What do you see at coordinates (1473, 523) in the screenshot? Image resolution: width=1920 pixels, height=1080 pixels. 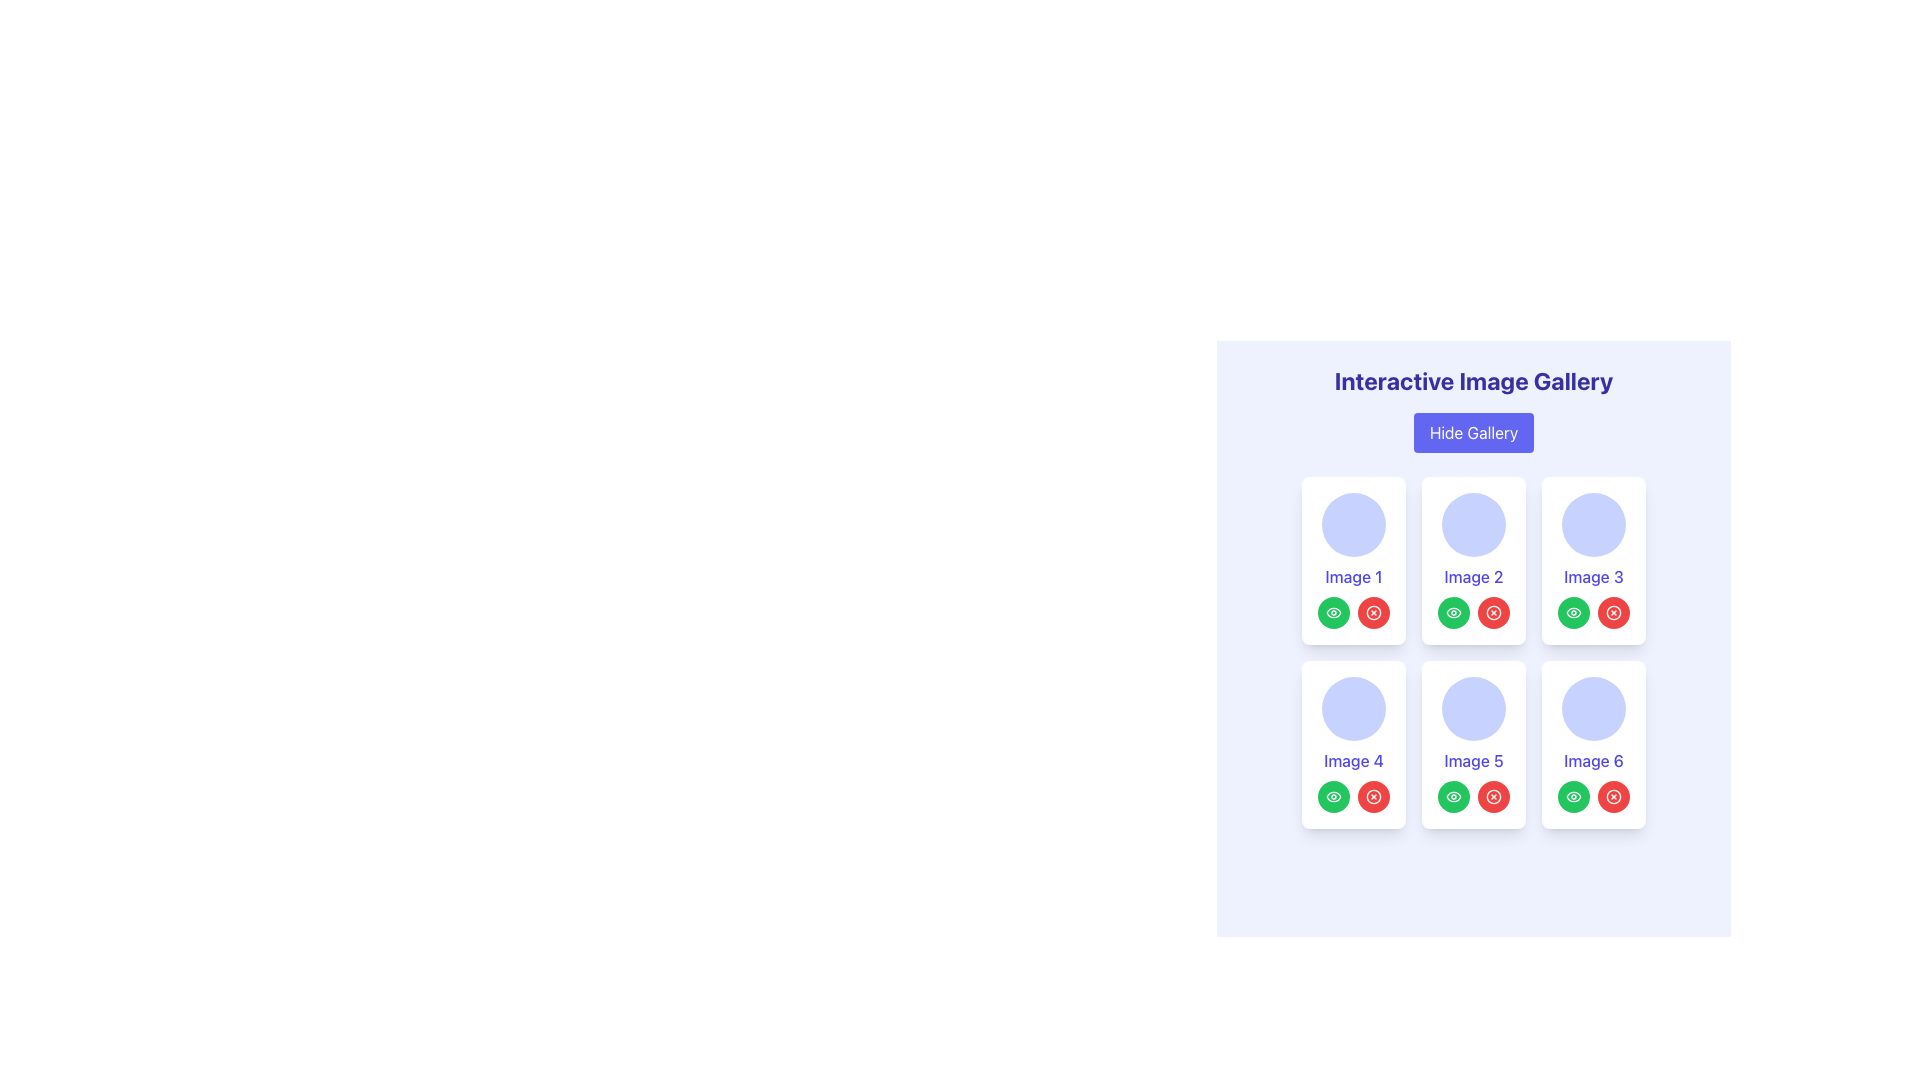 I see `the decorative circular component with a light indigo background, located in the second card labeled 'Image 2' in the grid layout` at bounding box center [1473, 523].